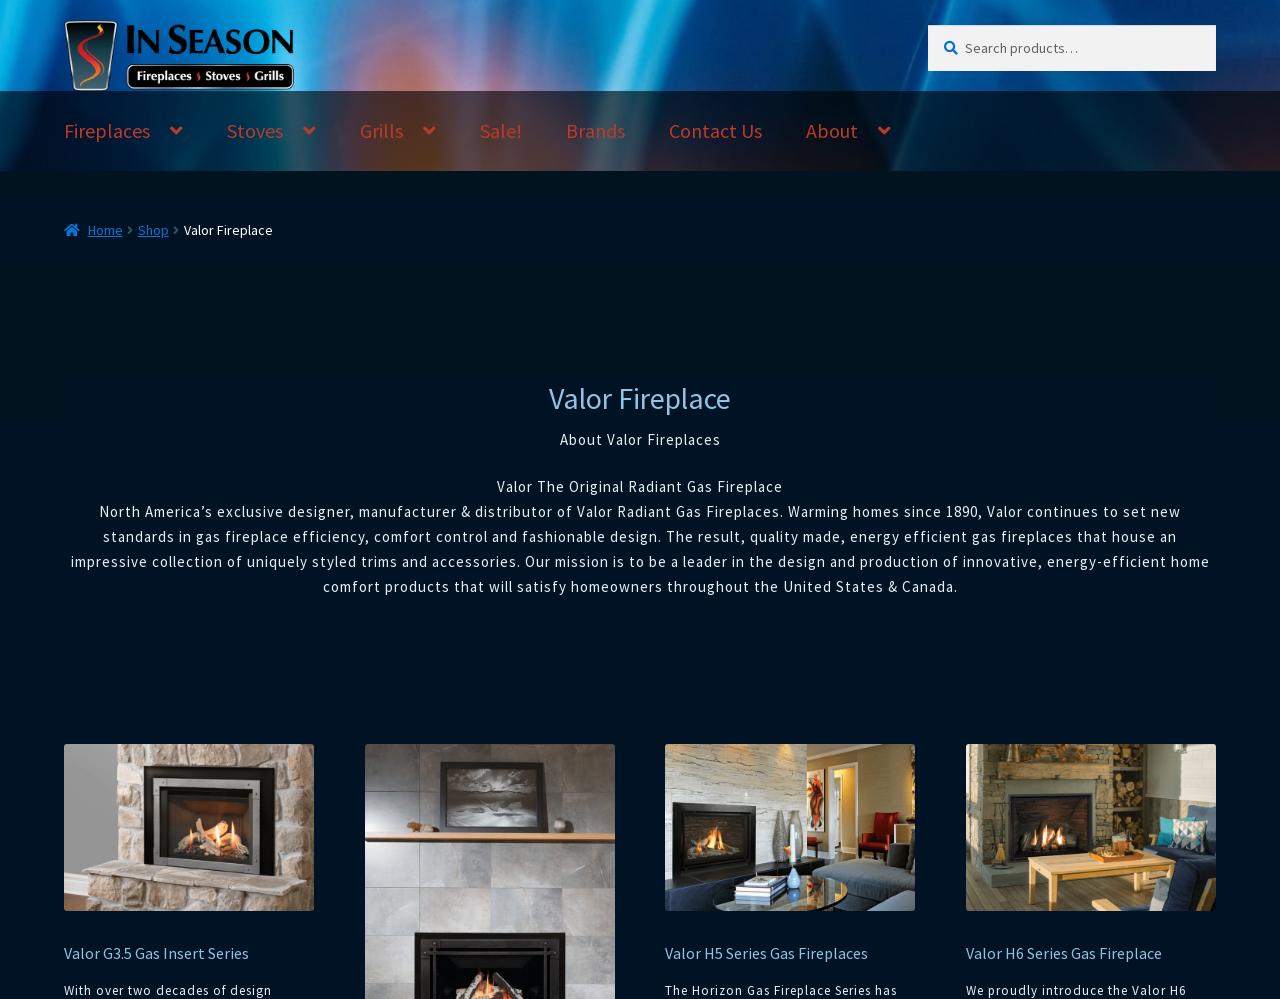 The width and height of the screenshot is (1280, 999). What do you see at coordinates (155, 952) in the screenshot?
I see `'Valor G3.5 Gas Insert Series'` at bounding box center [155, 952].